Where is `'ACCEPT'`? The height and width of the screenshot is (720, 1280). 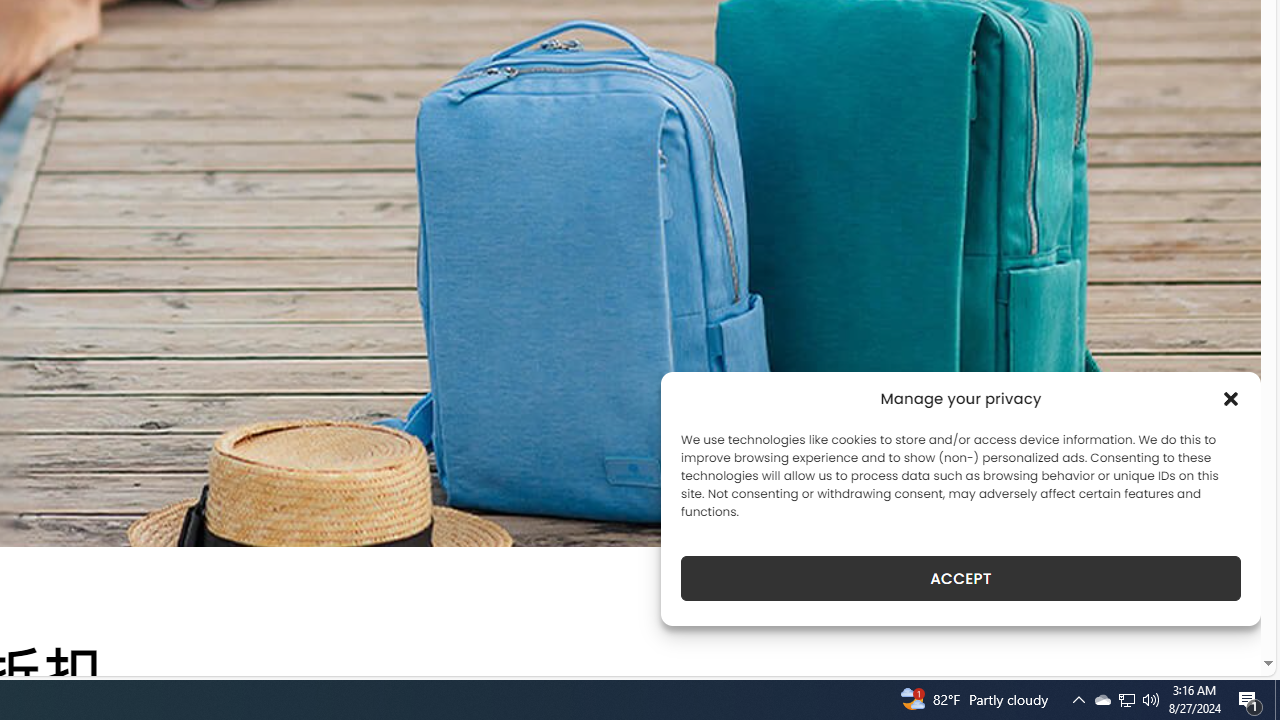
'ACCEPT' is located at coordinates (961, 578).